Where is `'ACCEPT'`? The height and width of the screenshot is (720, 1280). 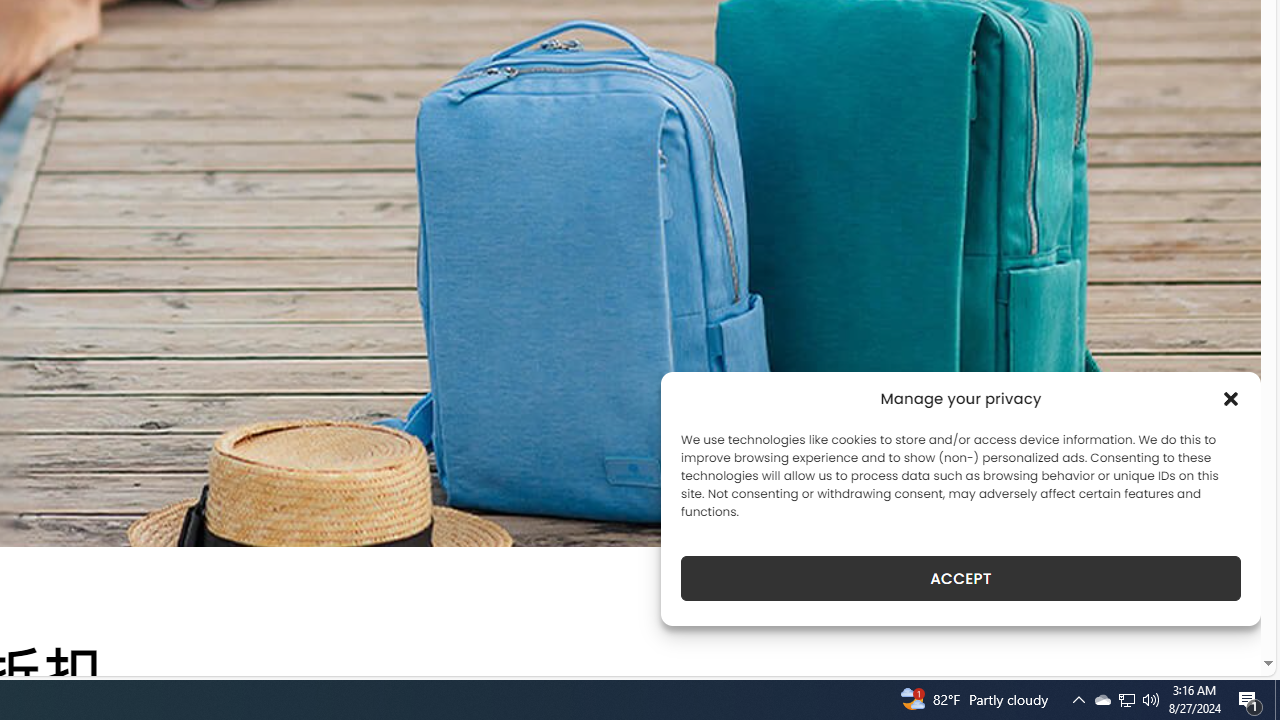
'ACCEPT' is located at coordinates (961, 578).